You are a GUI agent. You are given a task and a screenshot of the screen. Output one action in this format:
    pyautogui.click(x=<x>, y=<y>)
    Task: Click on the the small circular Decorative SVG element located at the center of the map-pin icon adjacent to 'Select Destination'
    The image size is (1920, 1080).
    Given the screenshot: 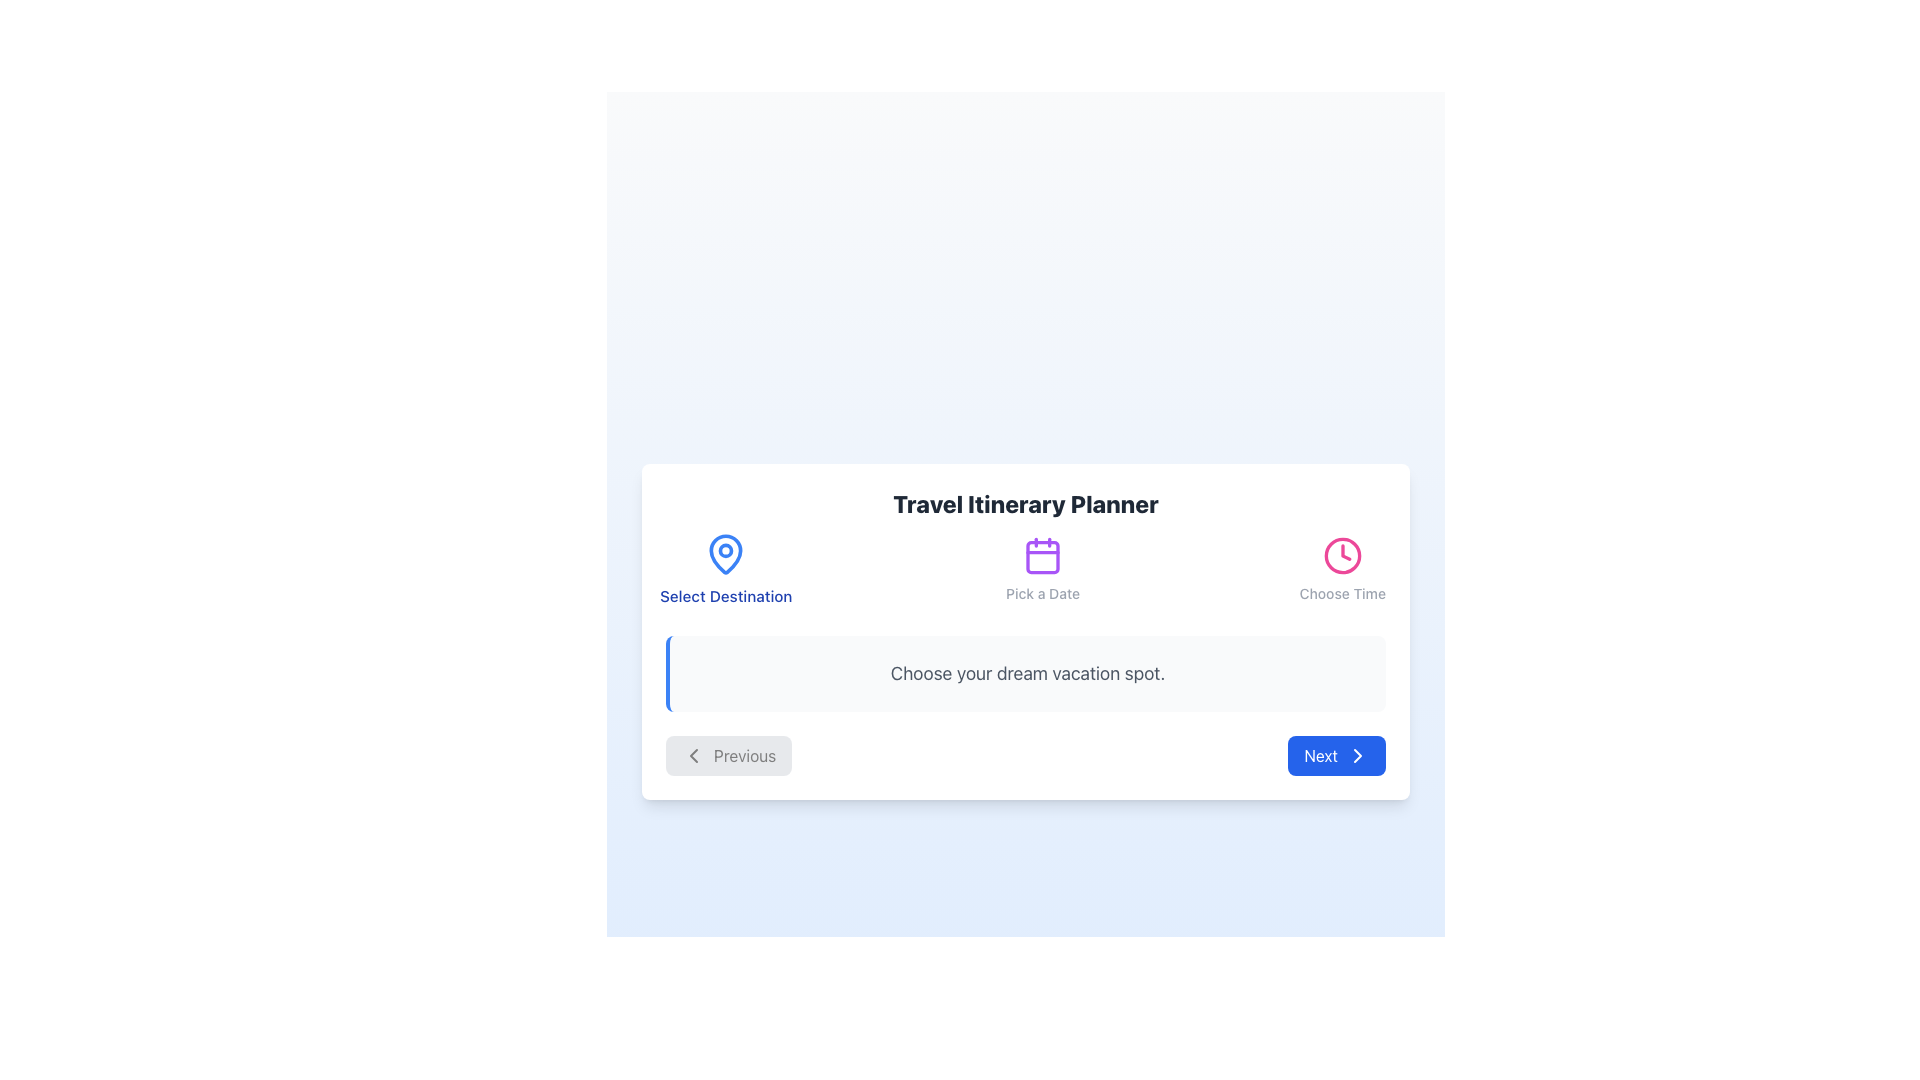 What is the action you would take?
    pyautogui.click(x=725, y=550)
    